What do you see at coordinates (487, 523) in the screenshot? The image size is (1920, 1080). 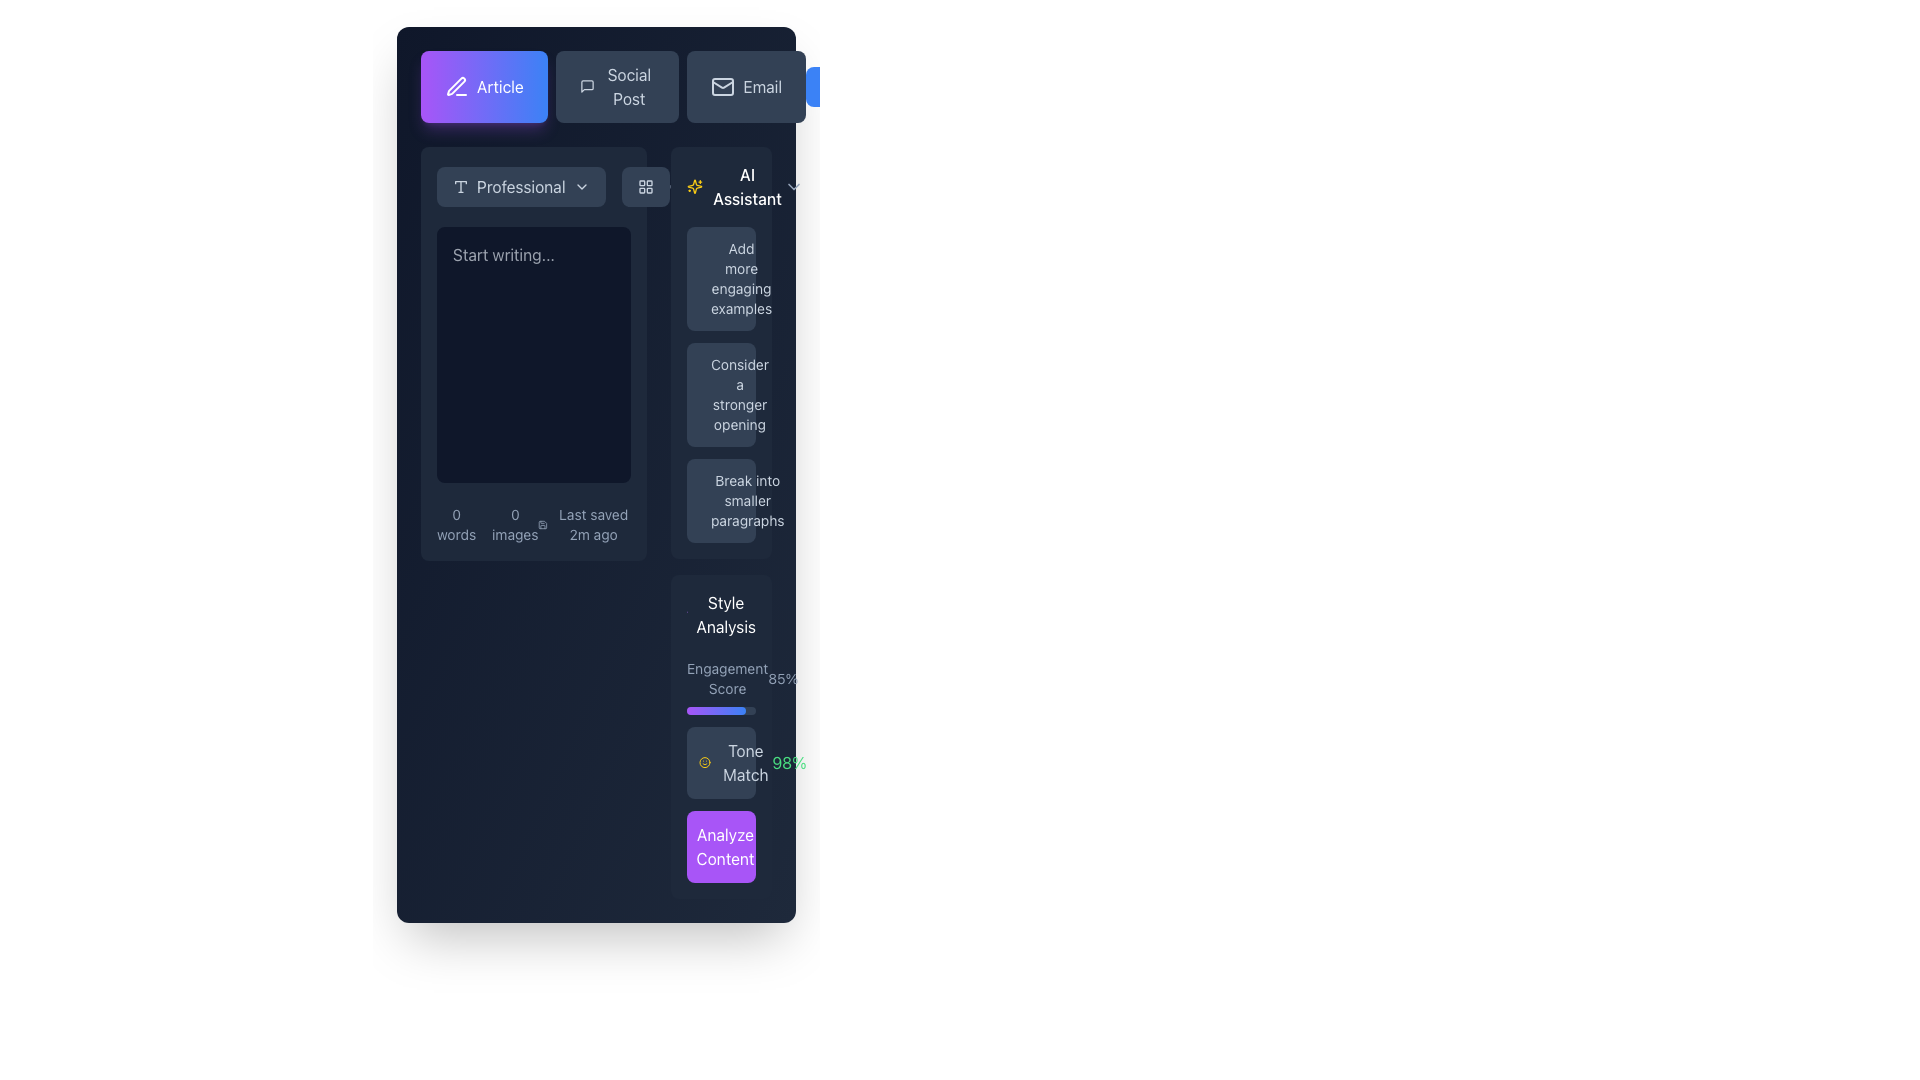 I see `the text-based informational label that displays the document's current state, indicating zero words and zero images` at bounding box center [487, 523].